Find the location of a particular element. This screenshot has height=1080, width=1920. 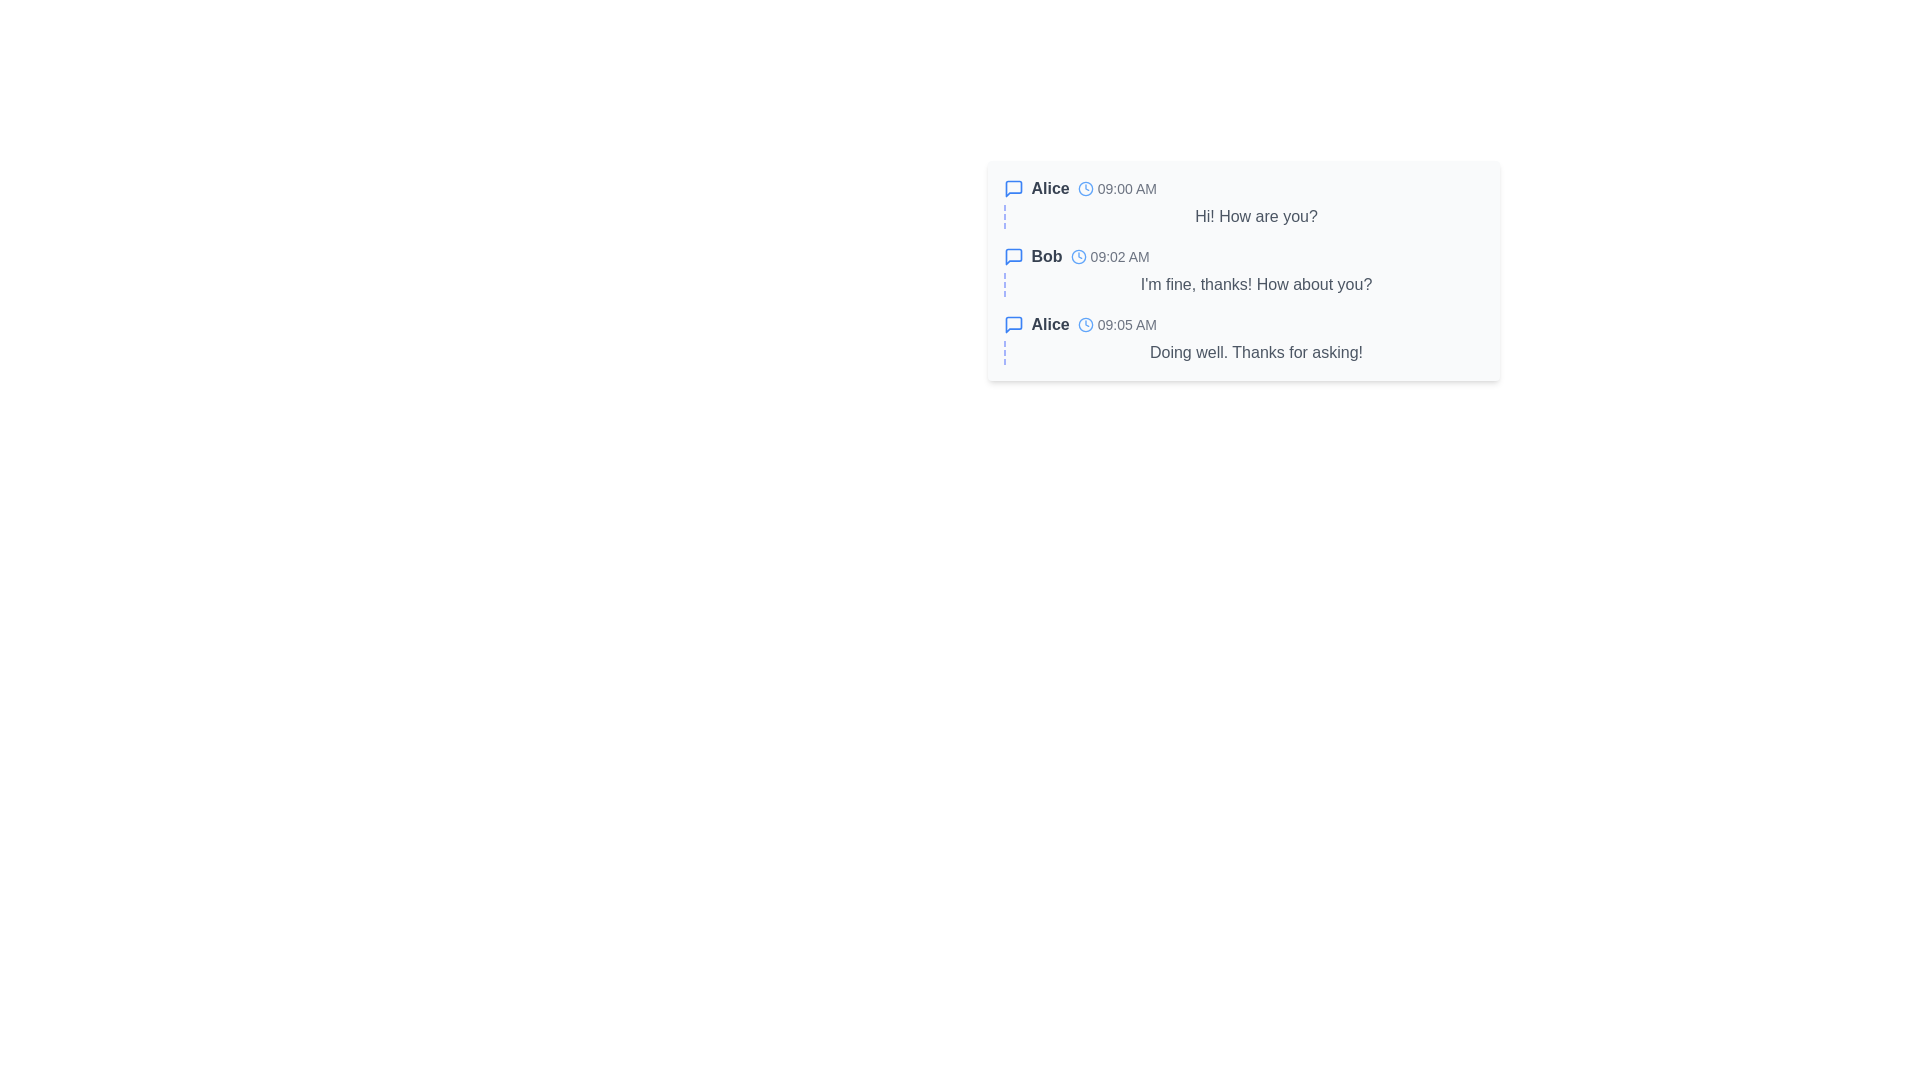

the message display text block positioned directly below the 'Alice 09:00 AM' header in the chat interface is located at coordinates (1242, 216).